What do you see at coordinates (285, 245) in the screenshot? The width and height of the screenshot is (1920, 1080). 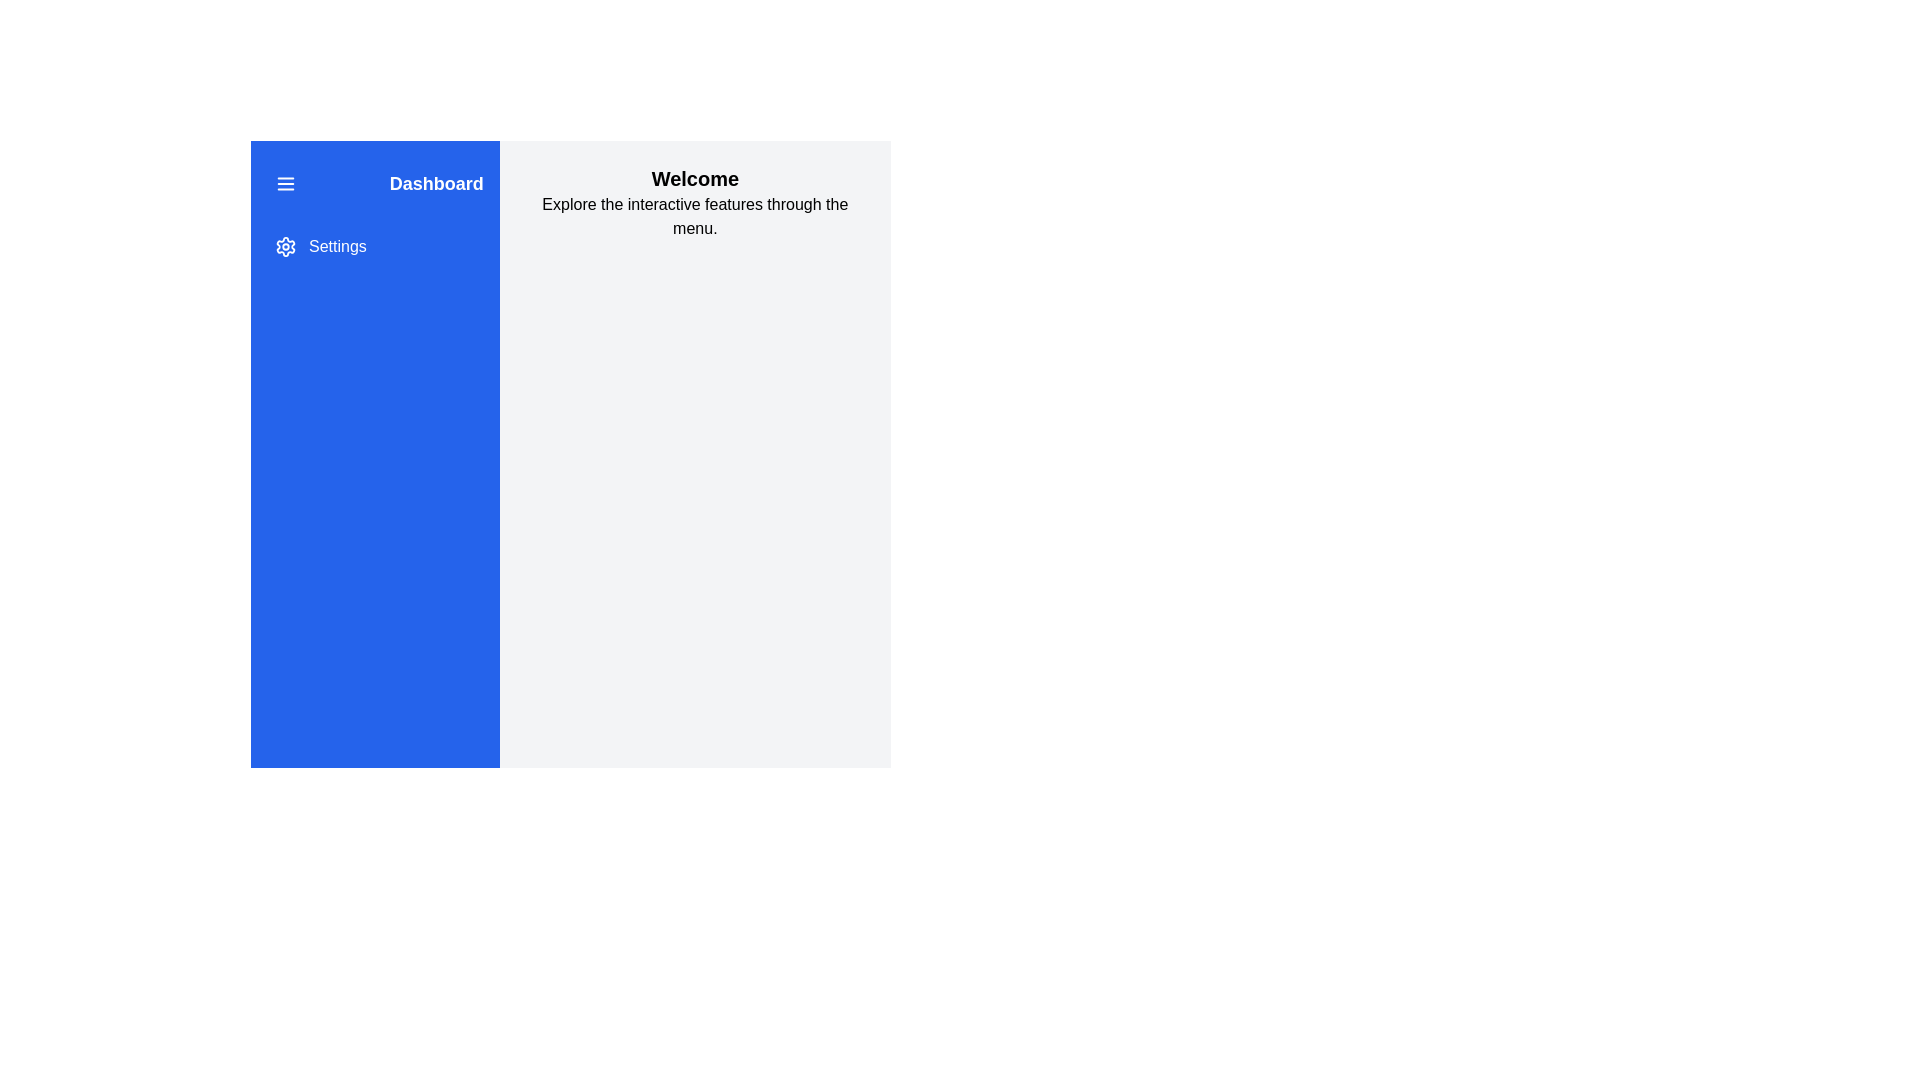 I see `the settings icon, which resembles a gear and is located next to the label 'Settings' in the vertical menu on the left side of the interface` at bounding box center [285, 245].